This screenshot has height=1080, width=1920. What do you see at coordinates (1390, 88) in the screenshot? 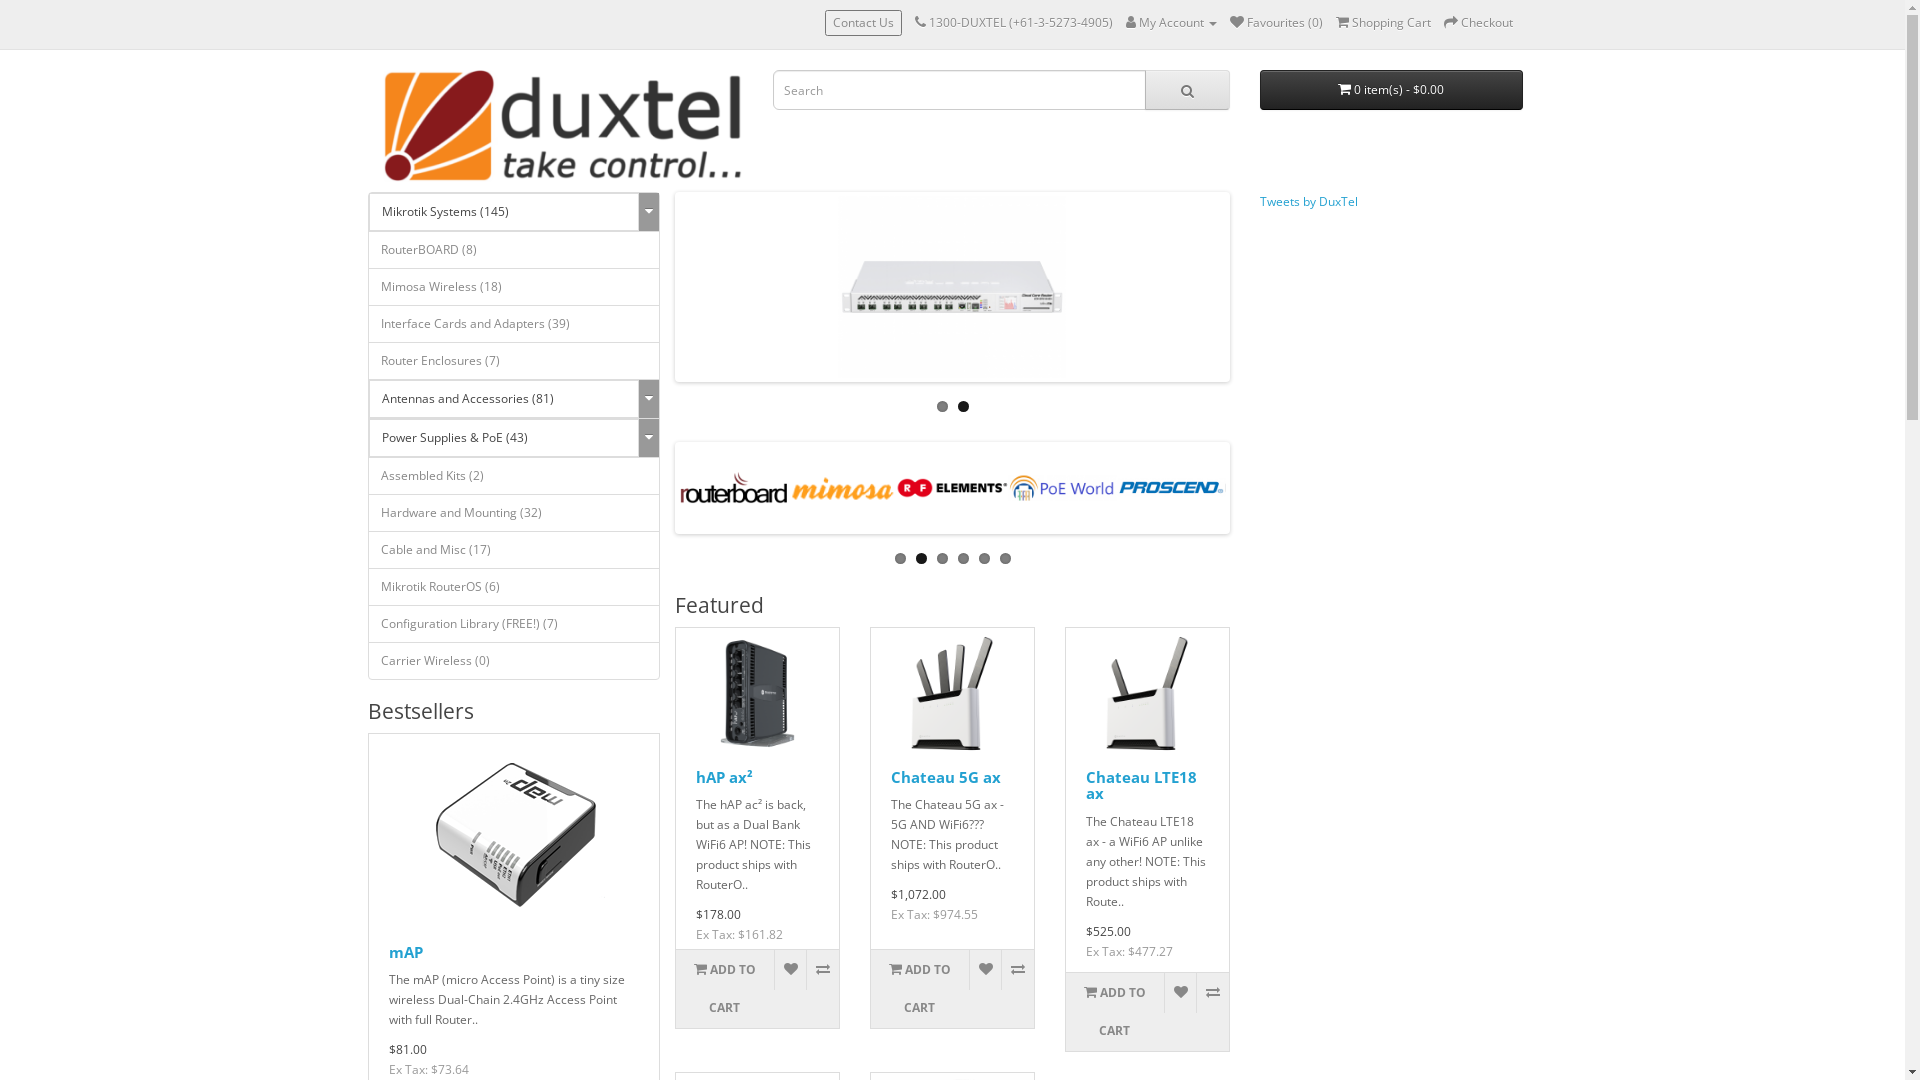
I see `'0 item(s) - $0.00'` at bounding box center [1390, 88].